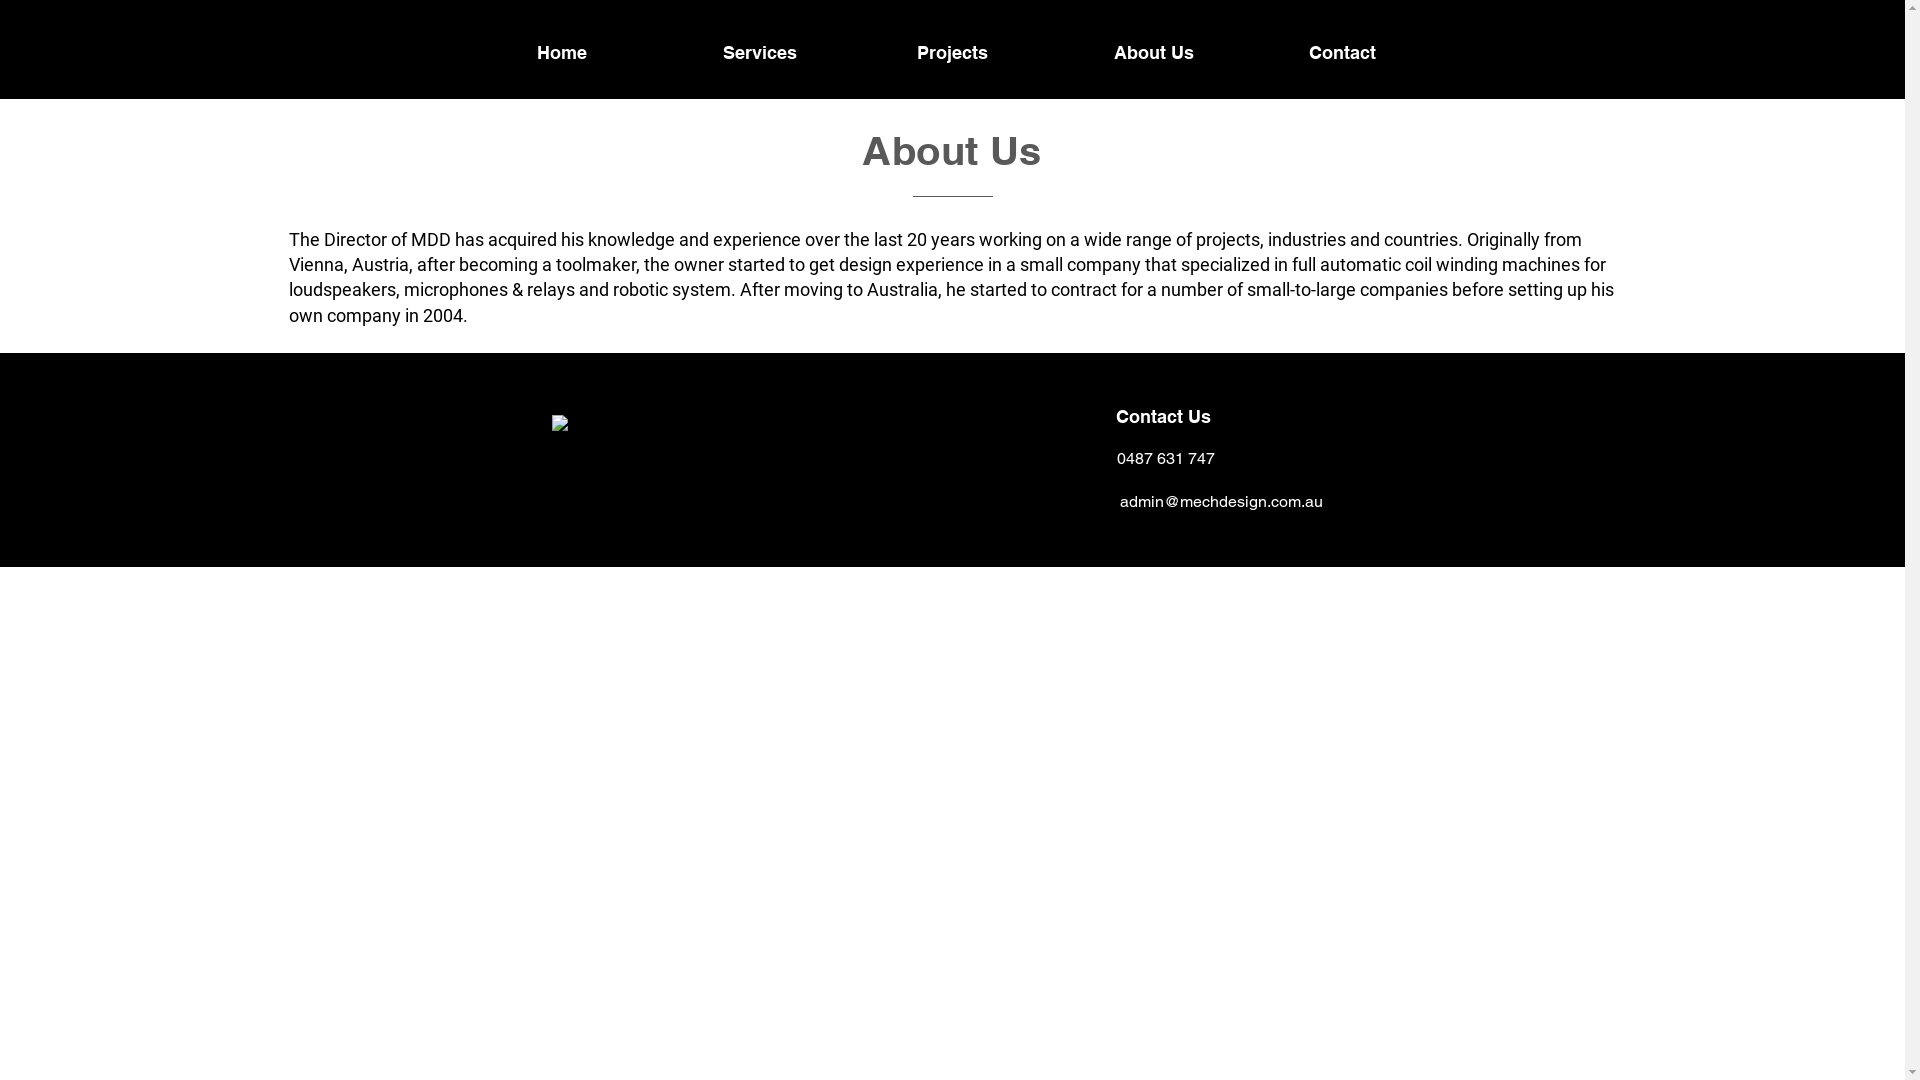  Describe the element at coordinates (560, 51) in the screenshot. I see `'Home'` at that location.